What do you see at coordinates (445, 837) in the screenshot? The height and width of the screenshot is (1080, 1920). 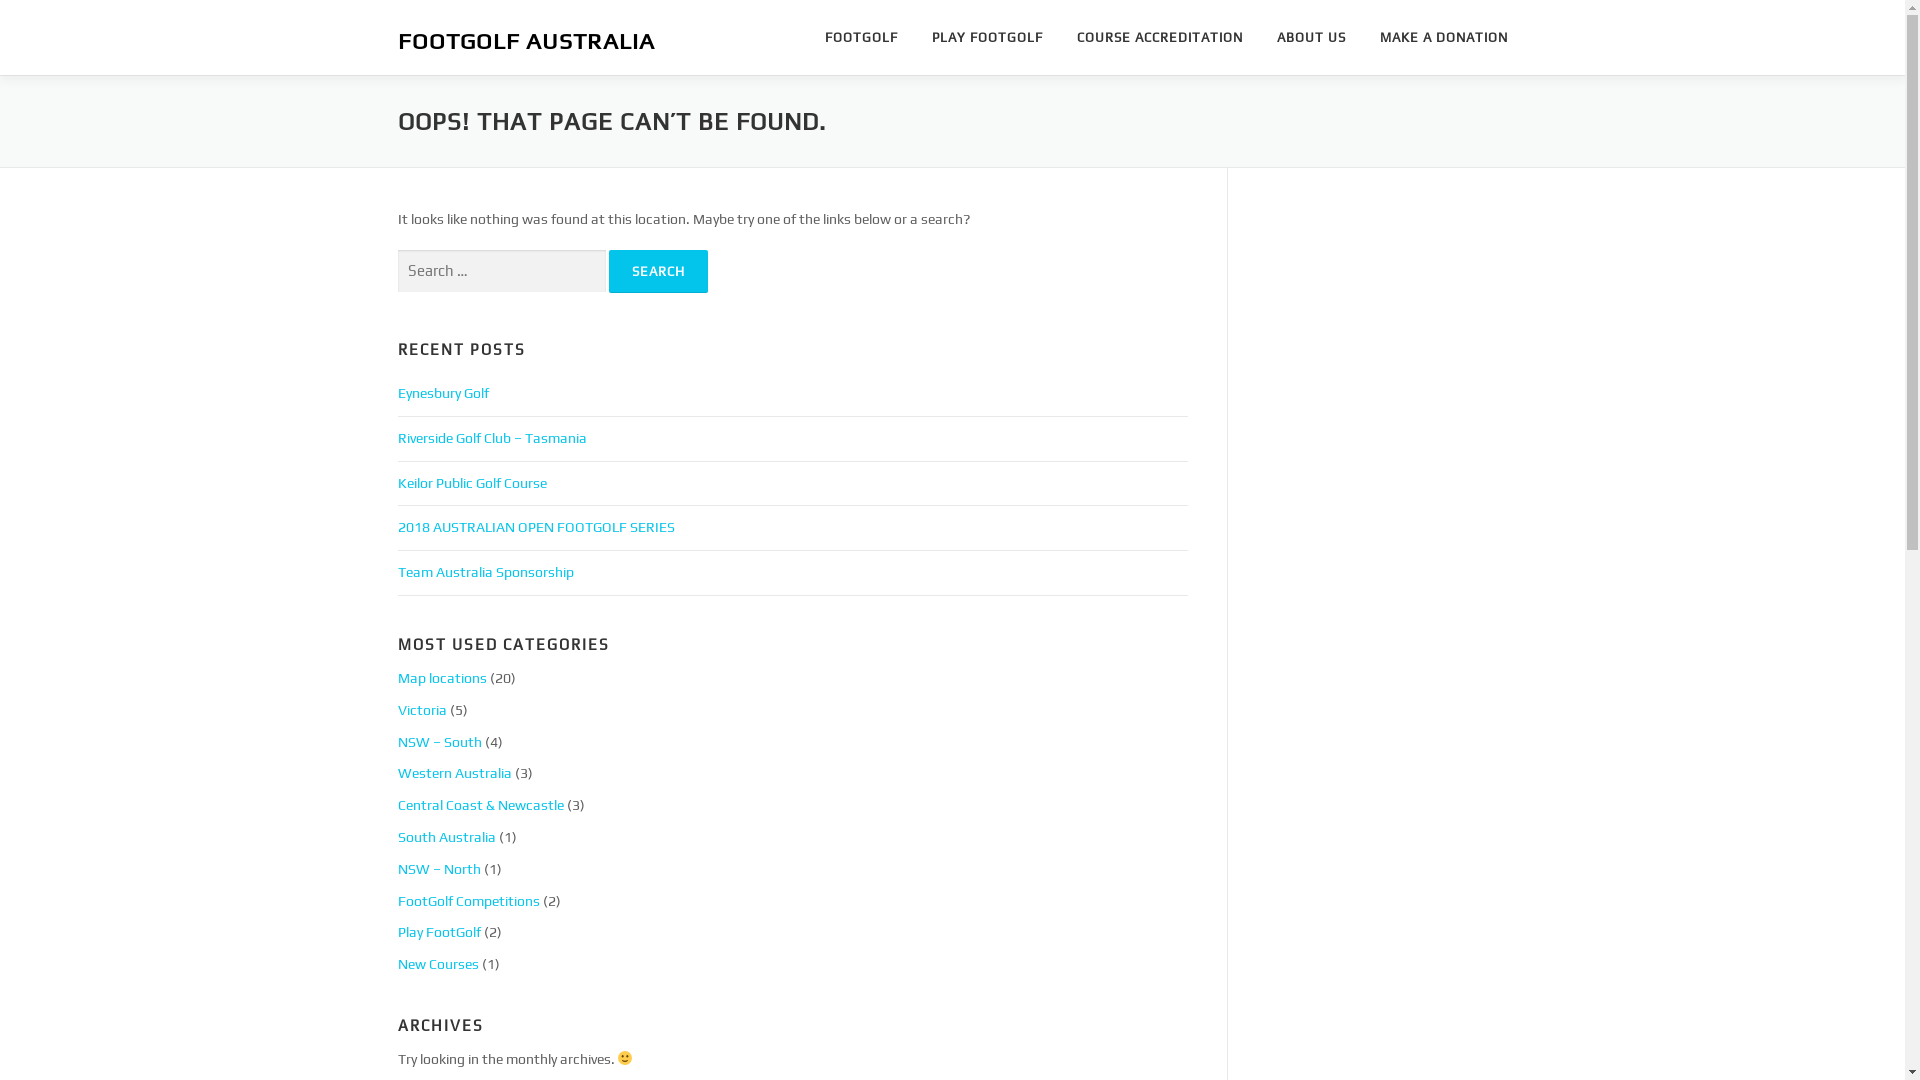 I see `'South Australia'` at bounding box center [445, 837].